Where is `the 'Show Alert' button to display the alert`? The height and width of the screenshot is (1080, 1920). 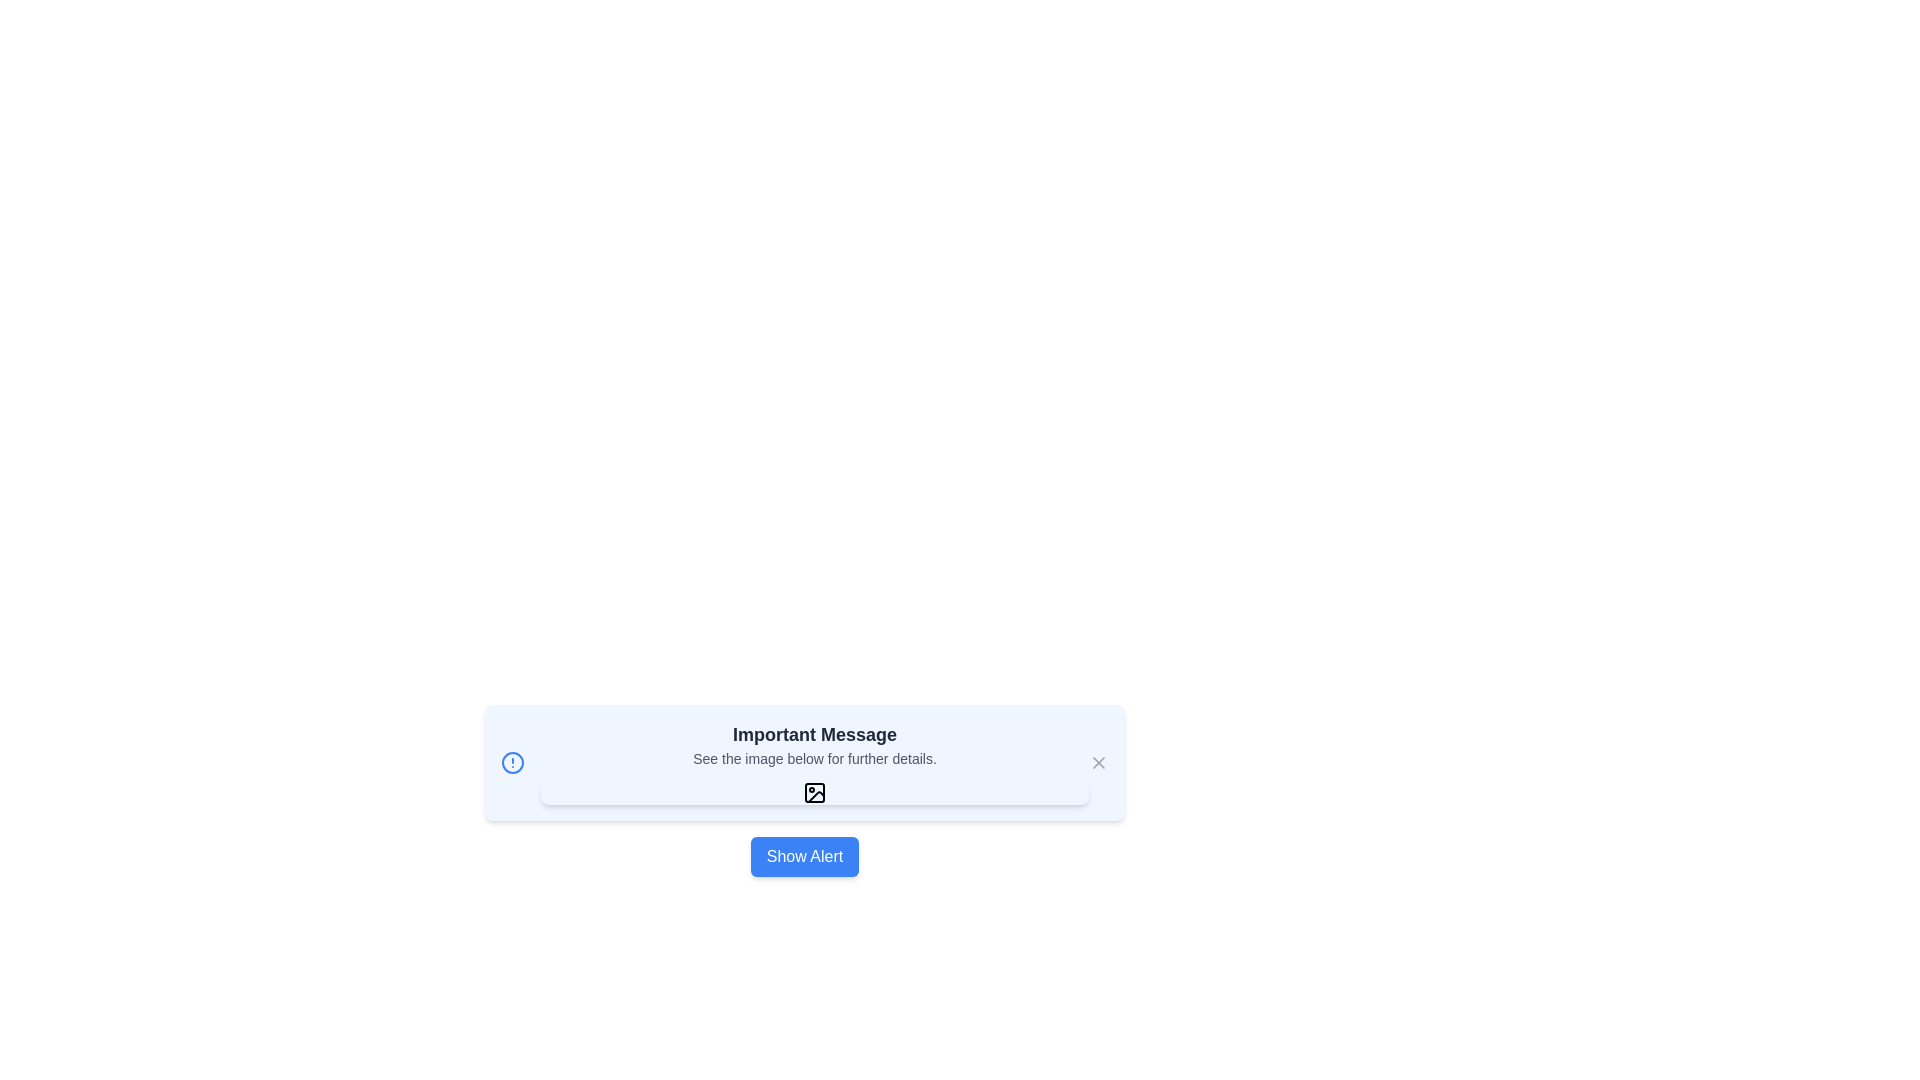 the 'Show Alert' button to display the alert is located at coordinates (805, 855).